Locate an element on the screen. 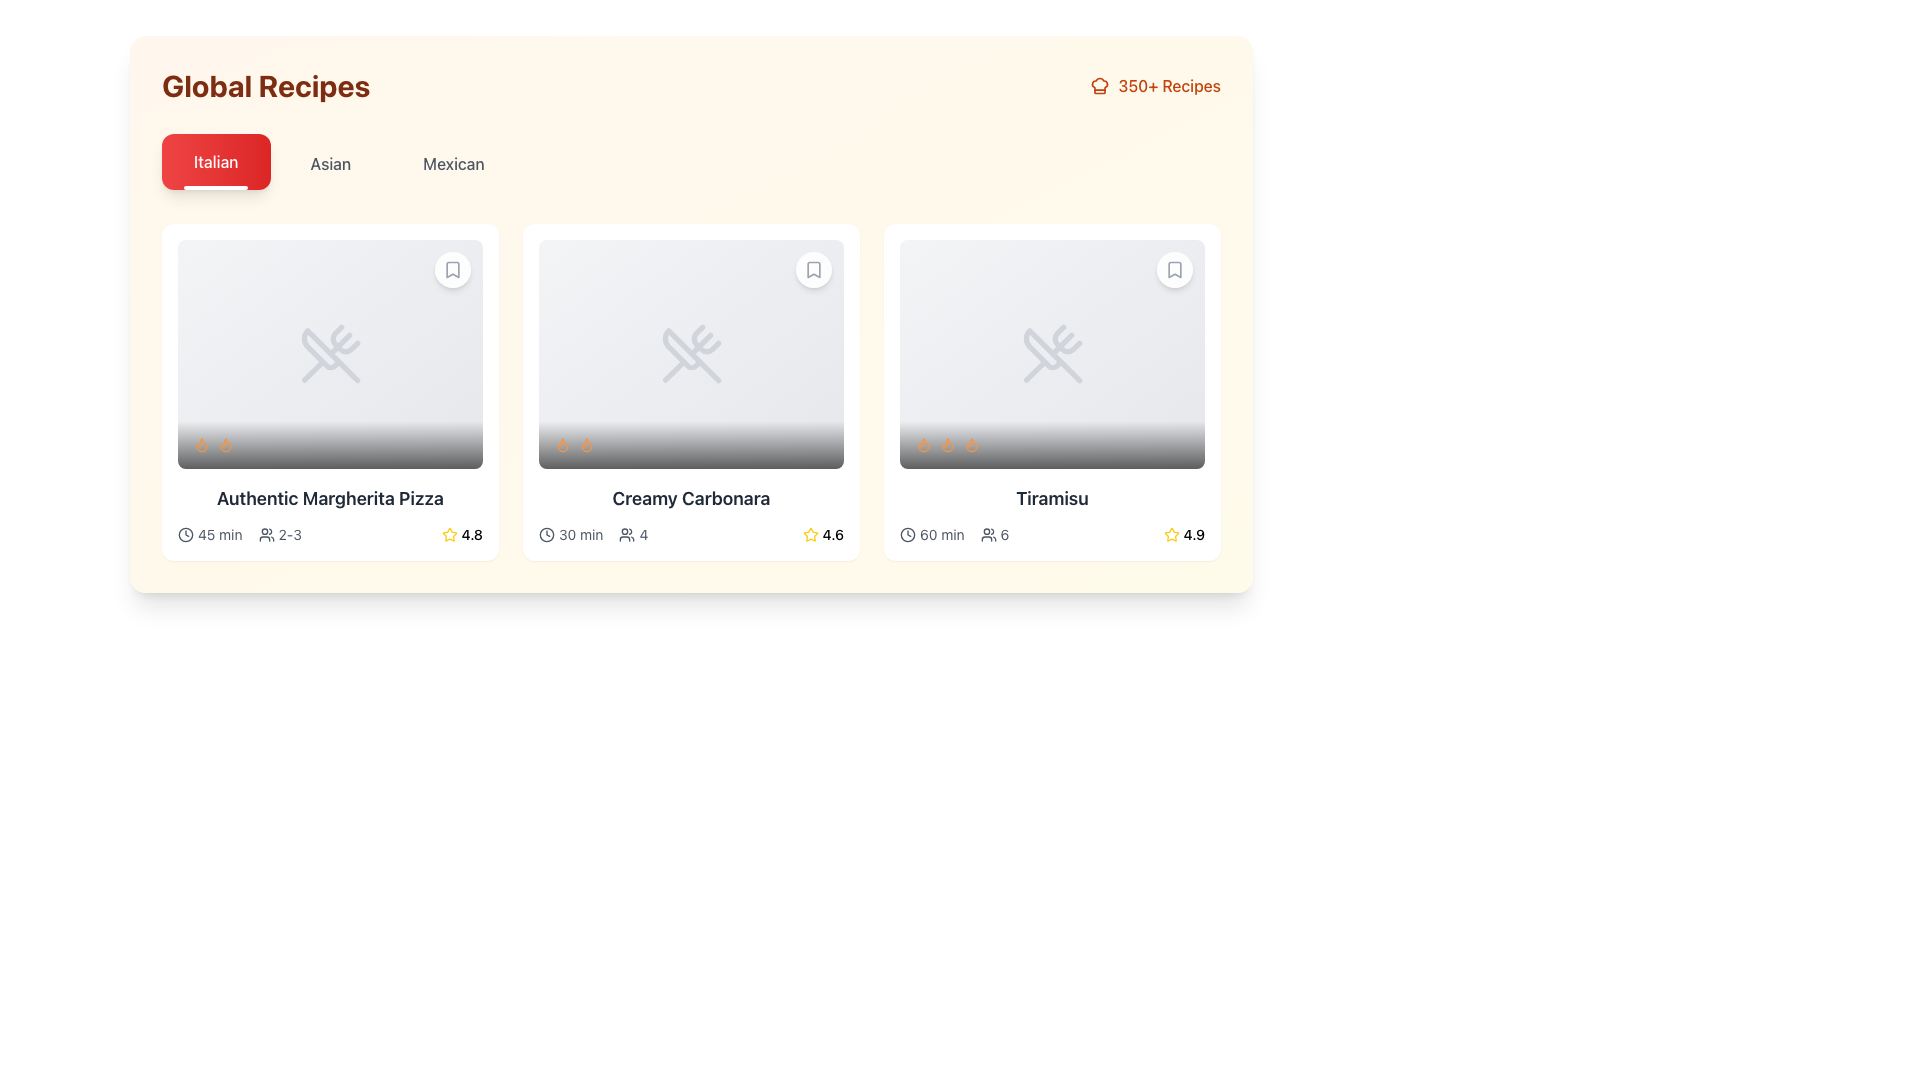 This screenshot has height=1080, width=1920. the bookmark icon located at the top-right corner of the 'Creamy Carbonara' recipe card is located at coordinates (814, 270).